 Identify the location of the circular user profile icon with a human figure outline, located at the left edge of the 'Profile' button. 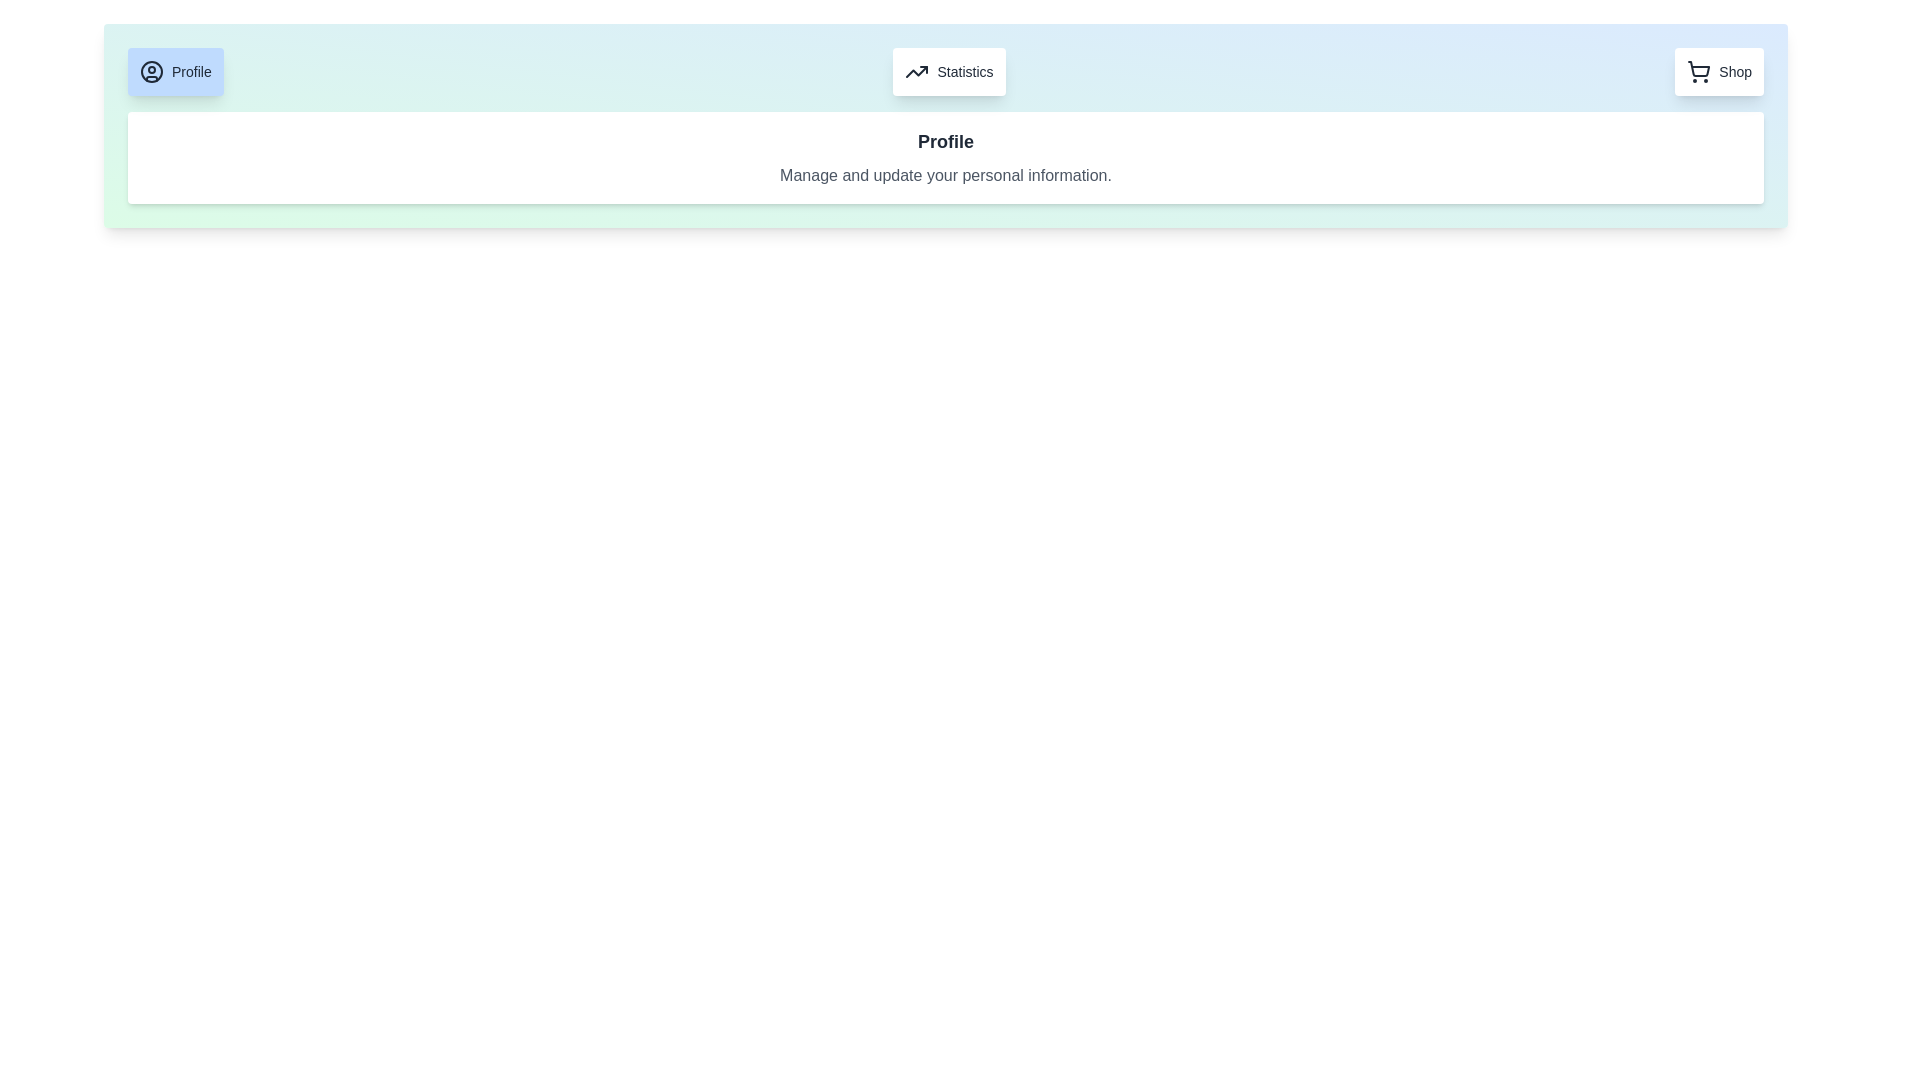
(151, 71).